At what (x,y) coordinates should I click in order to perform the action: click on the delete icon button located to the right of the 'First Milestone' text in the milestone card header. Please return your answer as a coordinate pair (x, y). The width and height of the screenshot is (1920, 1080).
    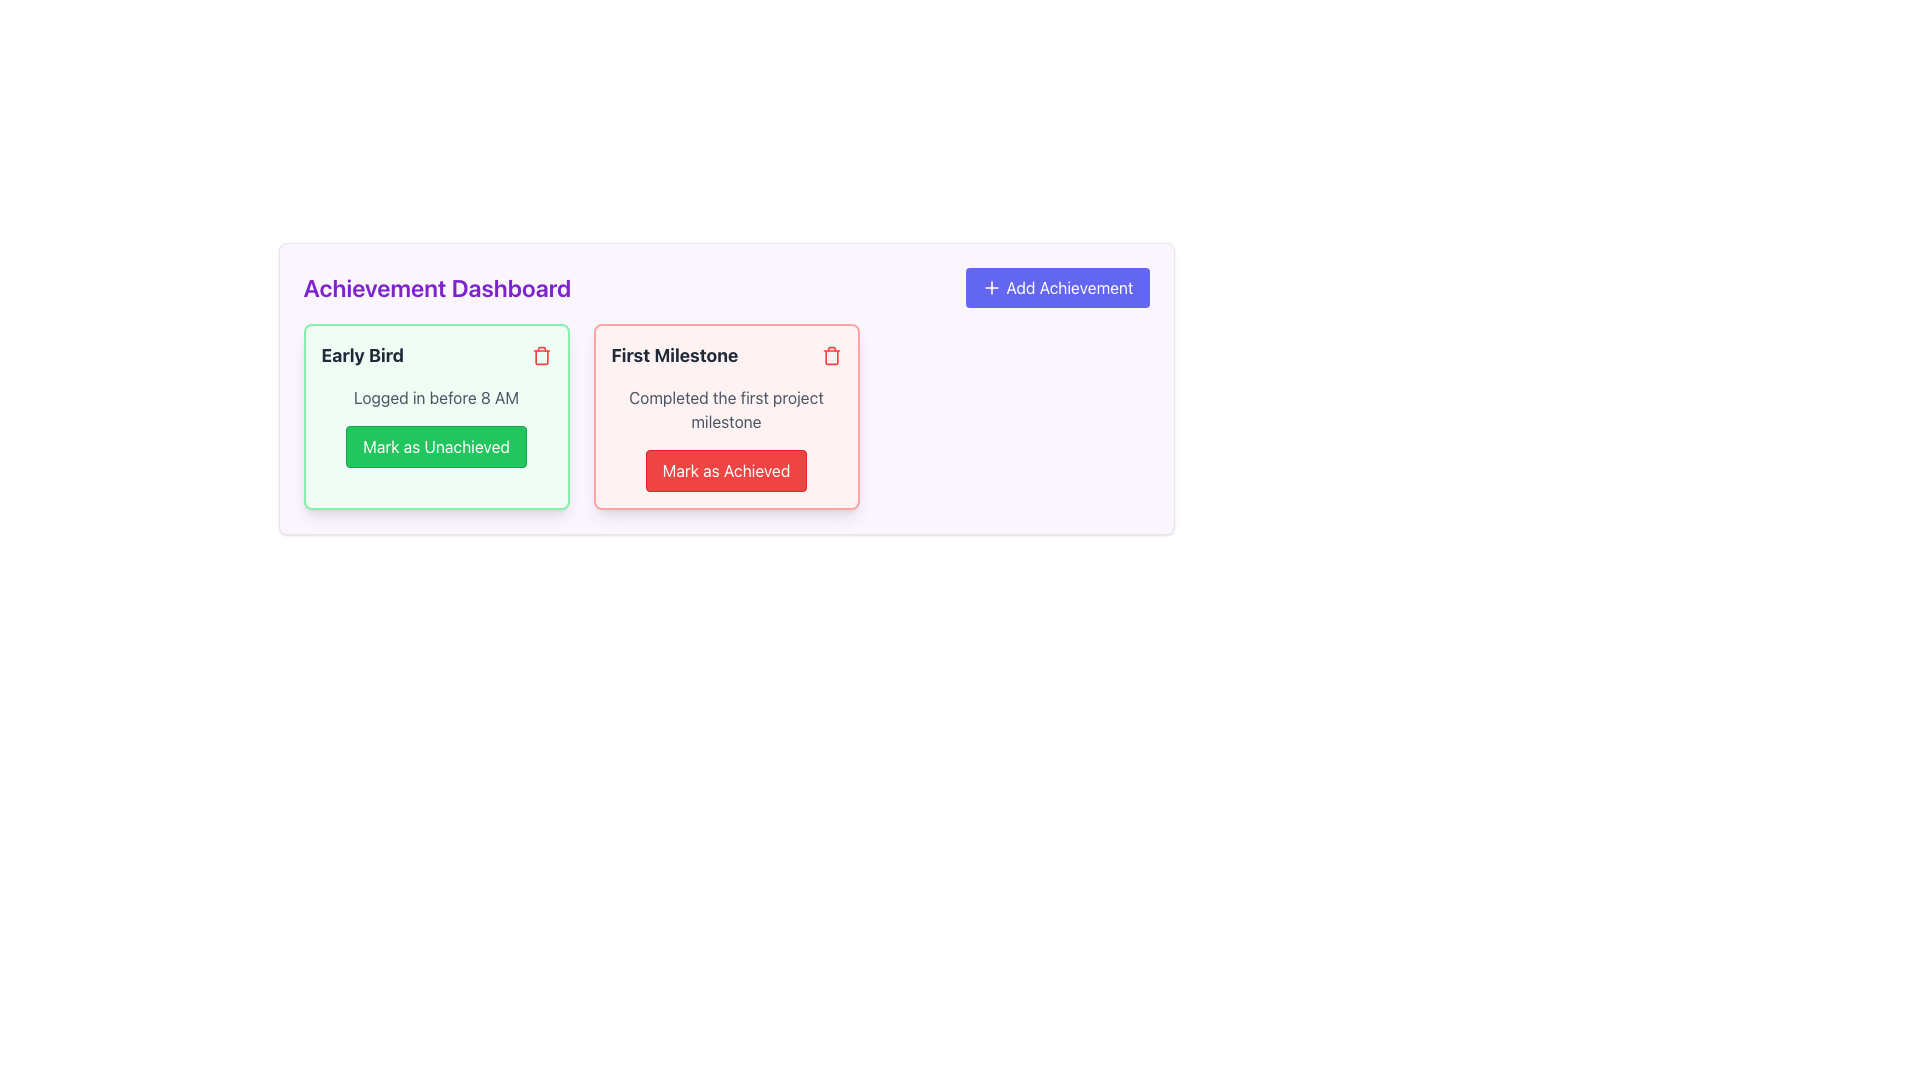
    Looking at the image, I should click on (831, 354).